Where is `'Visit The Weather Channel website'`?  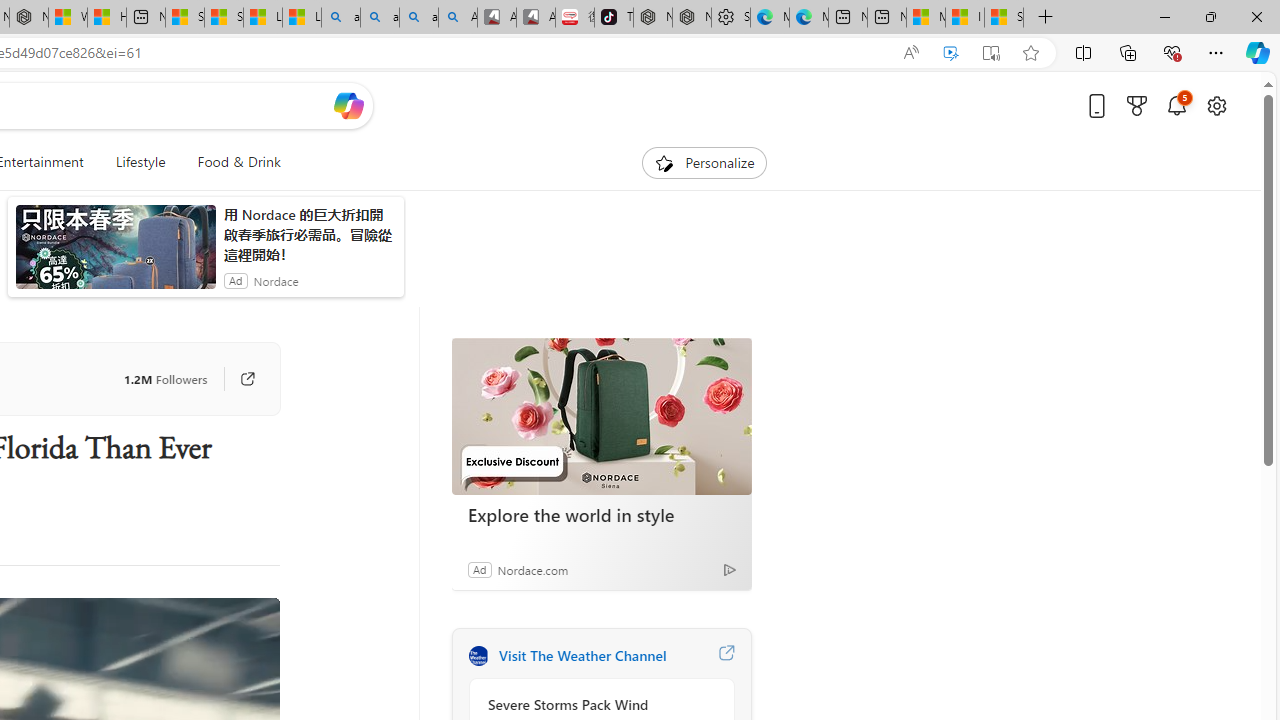
'Visit The Weather Channel website' is located at coordinates (725, 655).